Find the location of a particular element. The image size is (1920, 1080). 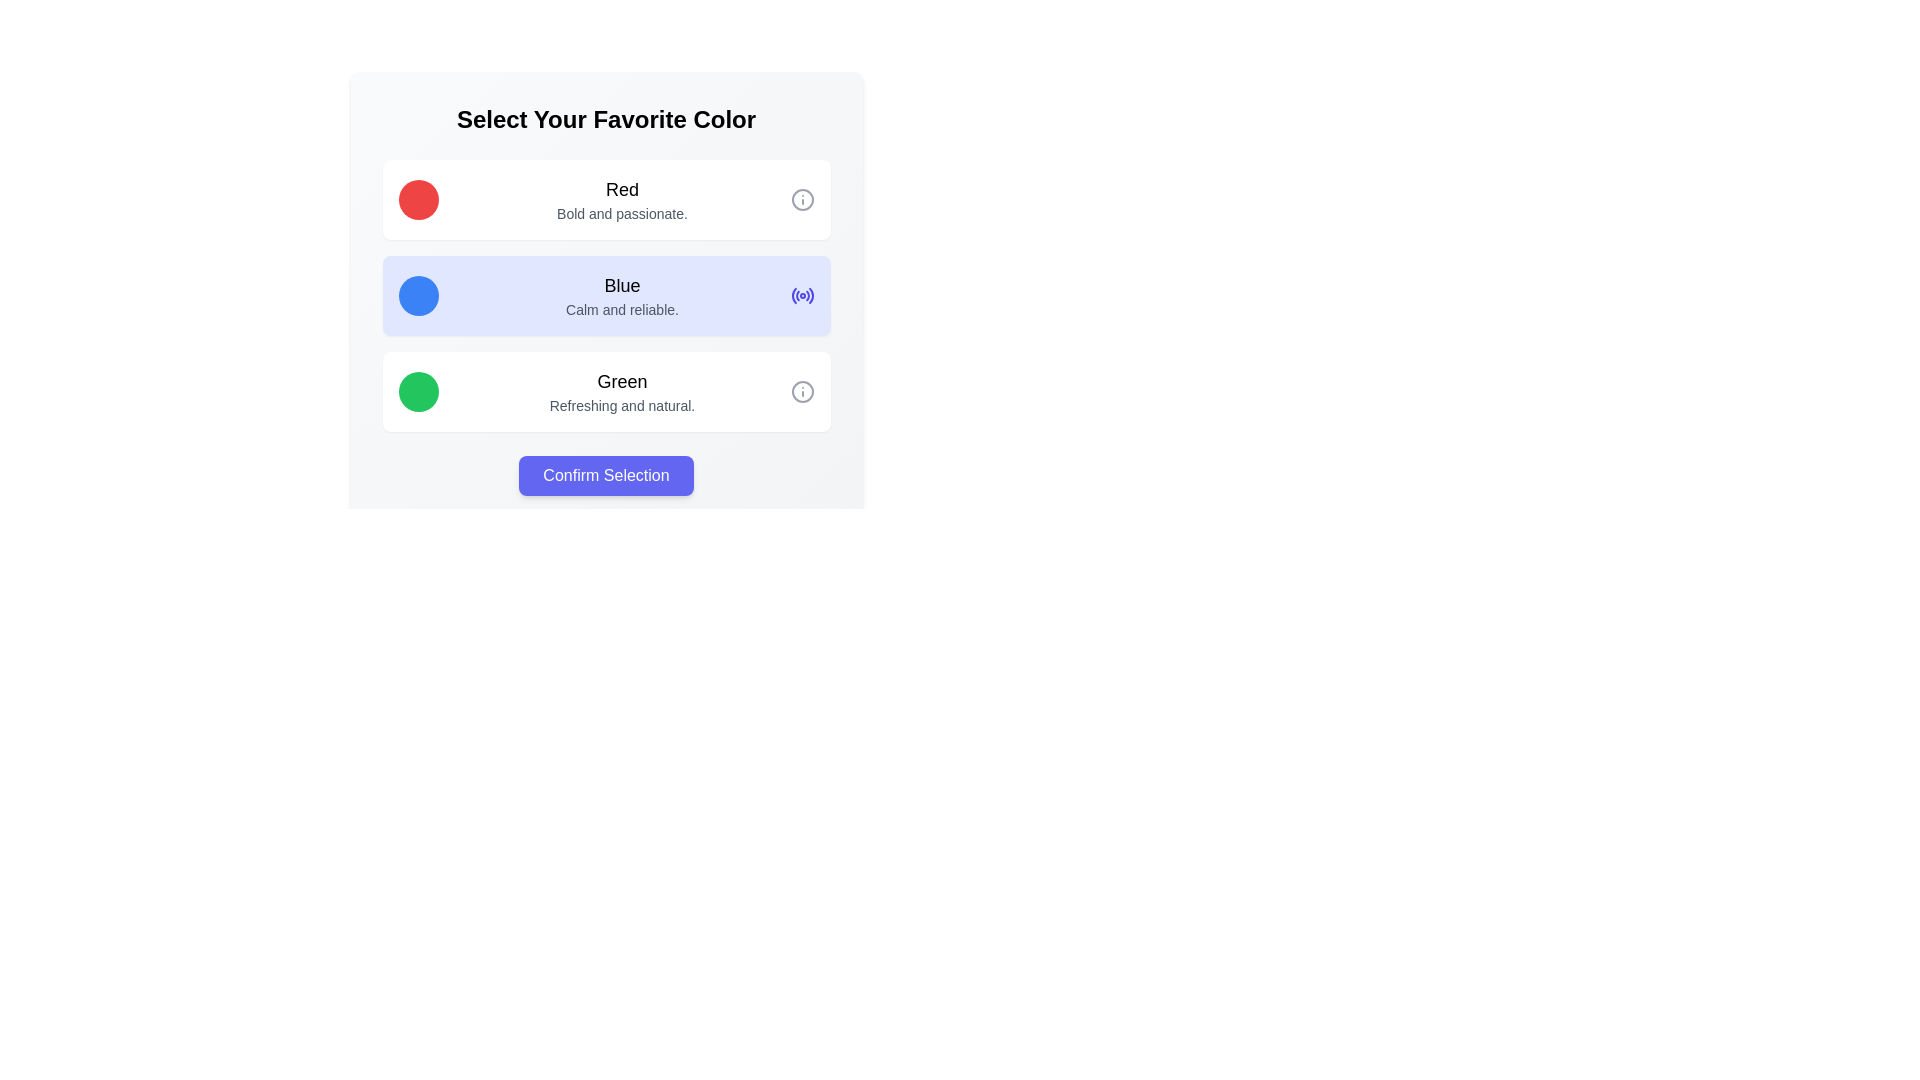

on the currently selected item 'Blue' in the color selection list, which is highlighted in the section labeled 'Select Your Favorite Color.' is located at coordinates (605, 296).